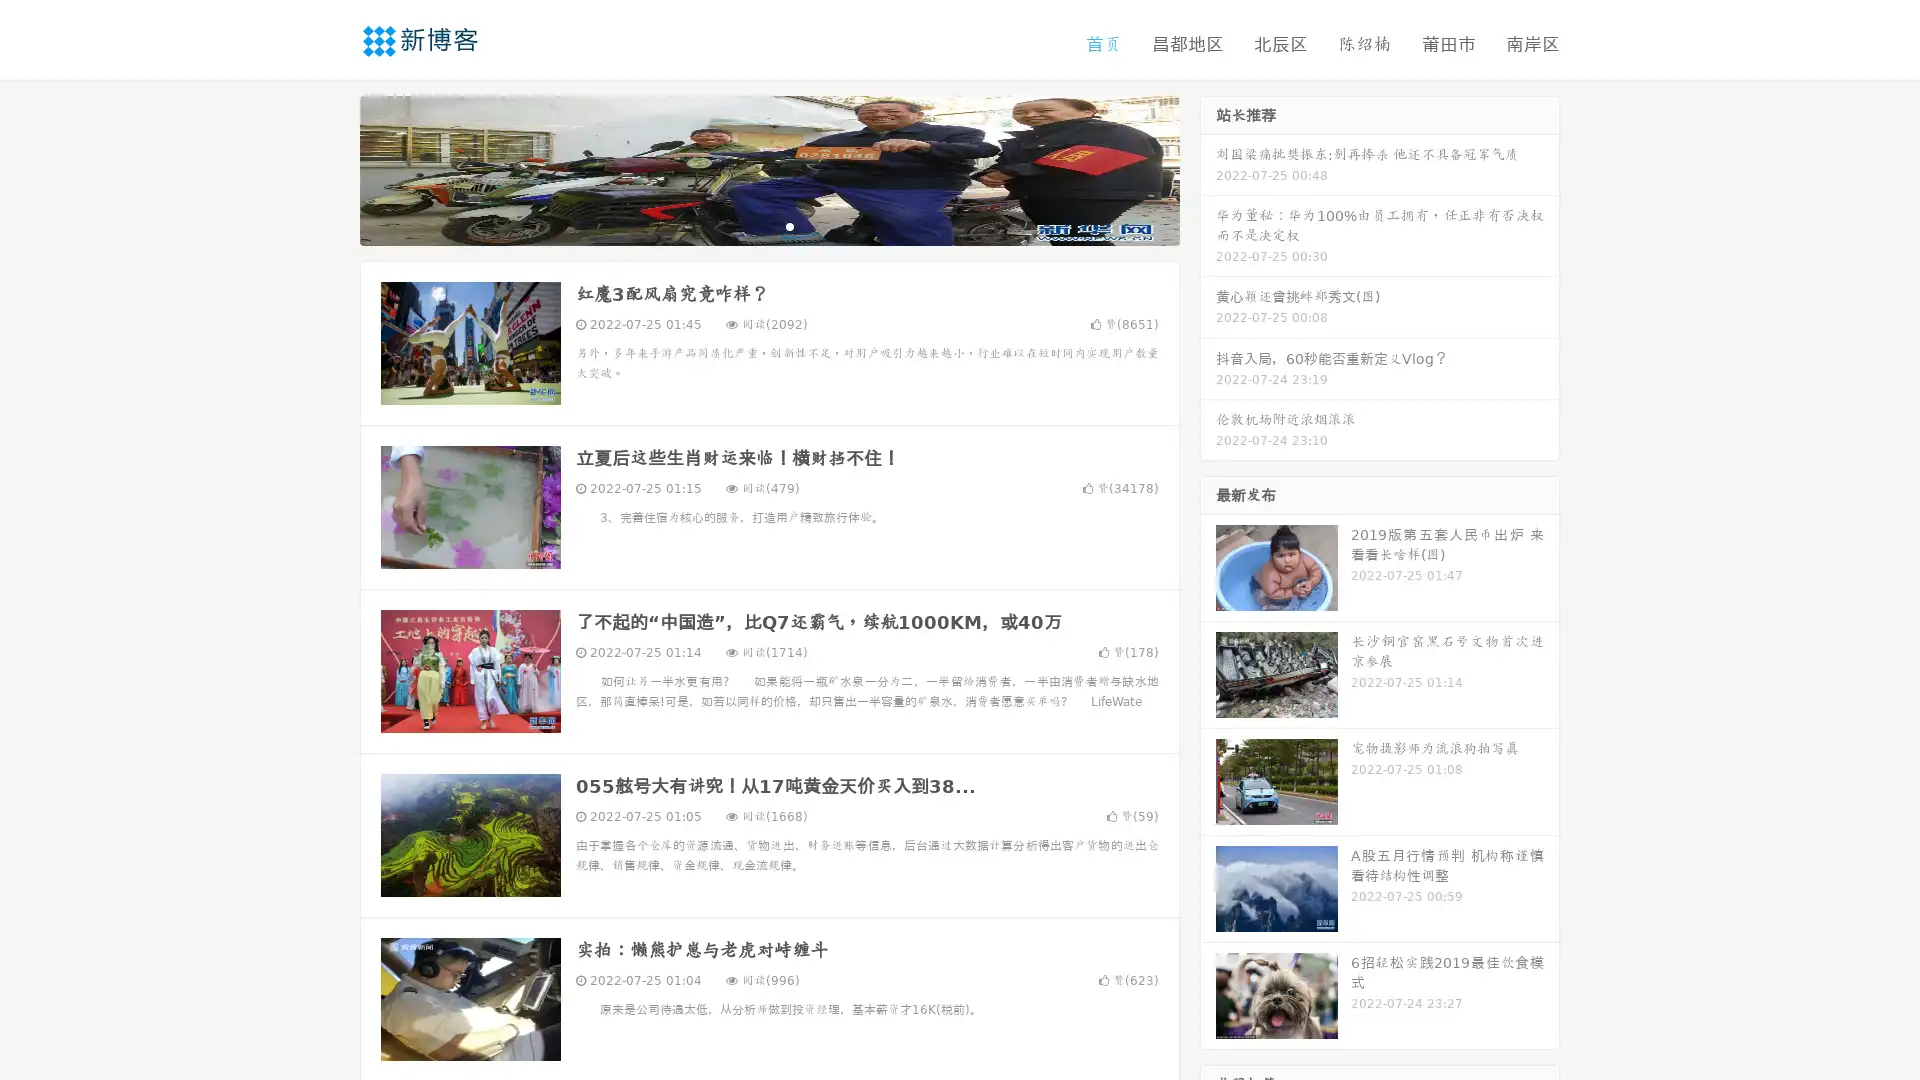 The height and width of the screenshot is (1080, 1920). What do you see at coordinates (768, 225) in the screenshot?
I see `Go to slide 2` at bounding box center [768, 225].